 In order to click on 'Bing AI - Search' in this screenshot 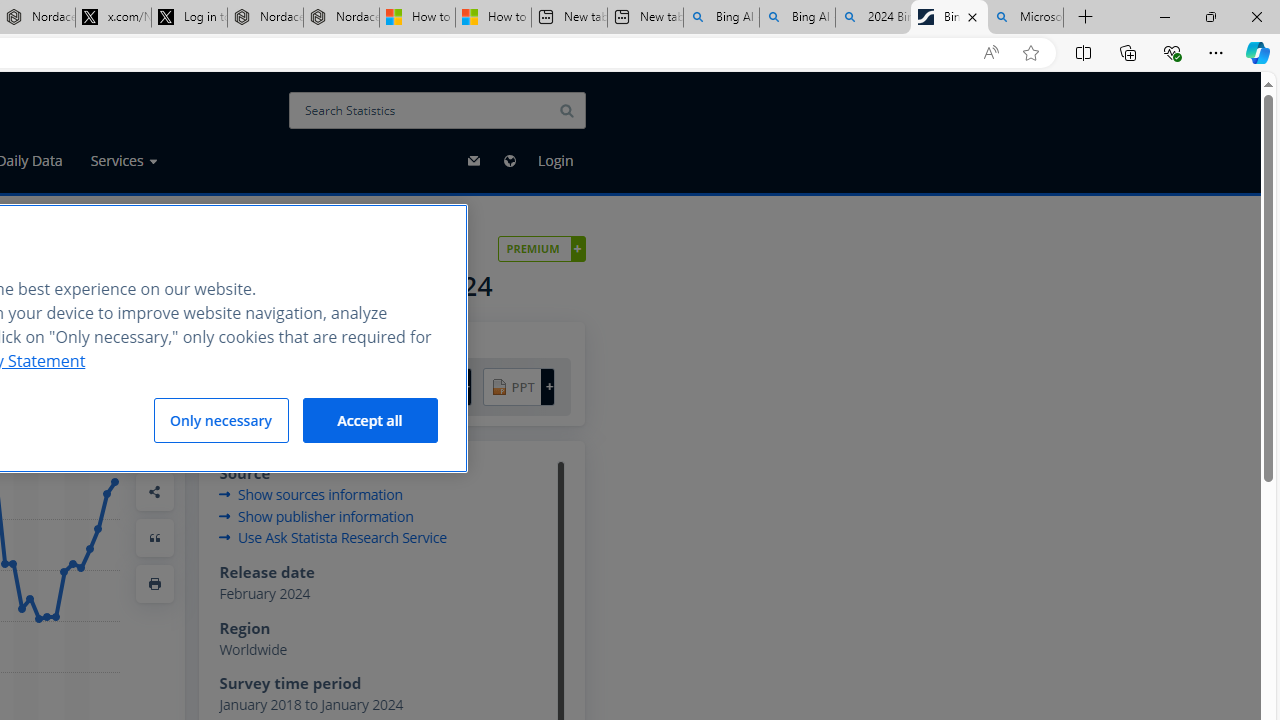, I will do `click(796, 17)`.